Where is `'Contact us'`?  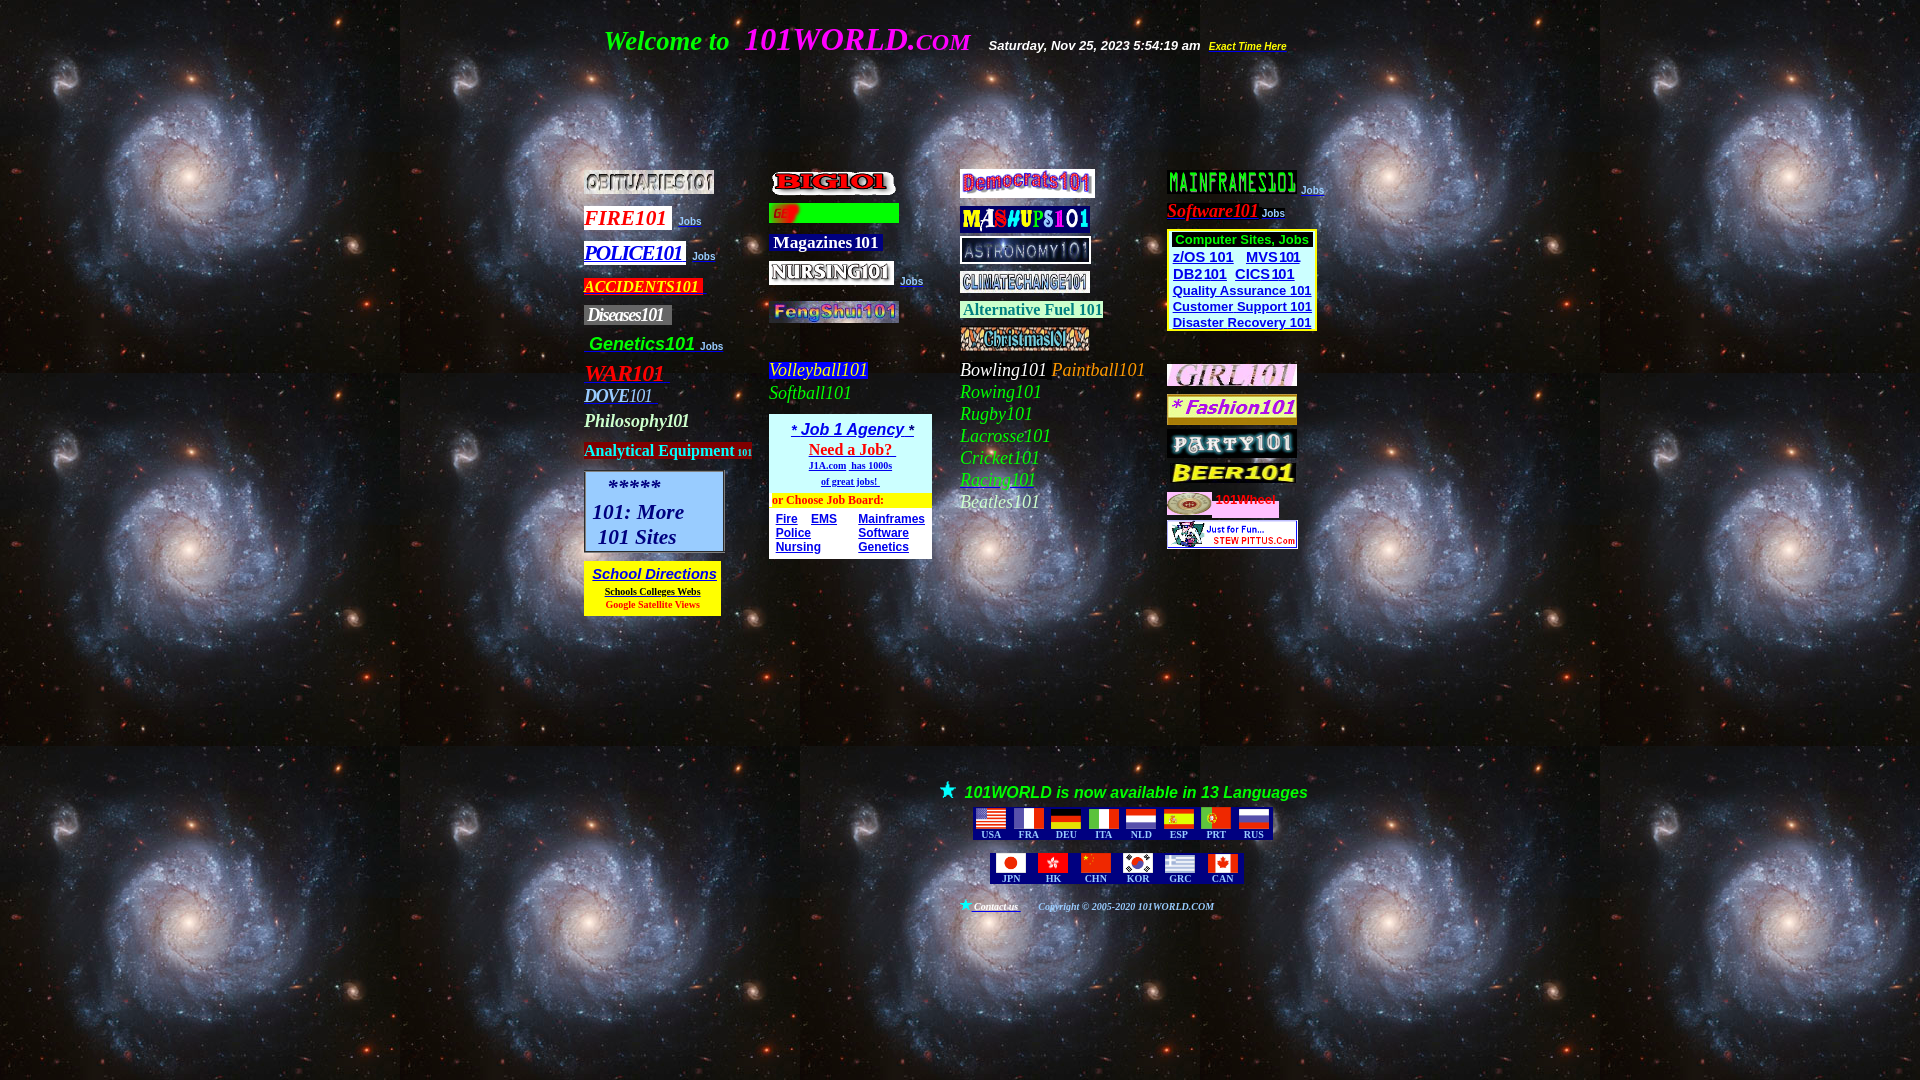 'Contact us' is located at coordinates (996, 904).